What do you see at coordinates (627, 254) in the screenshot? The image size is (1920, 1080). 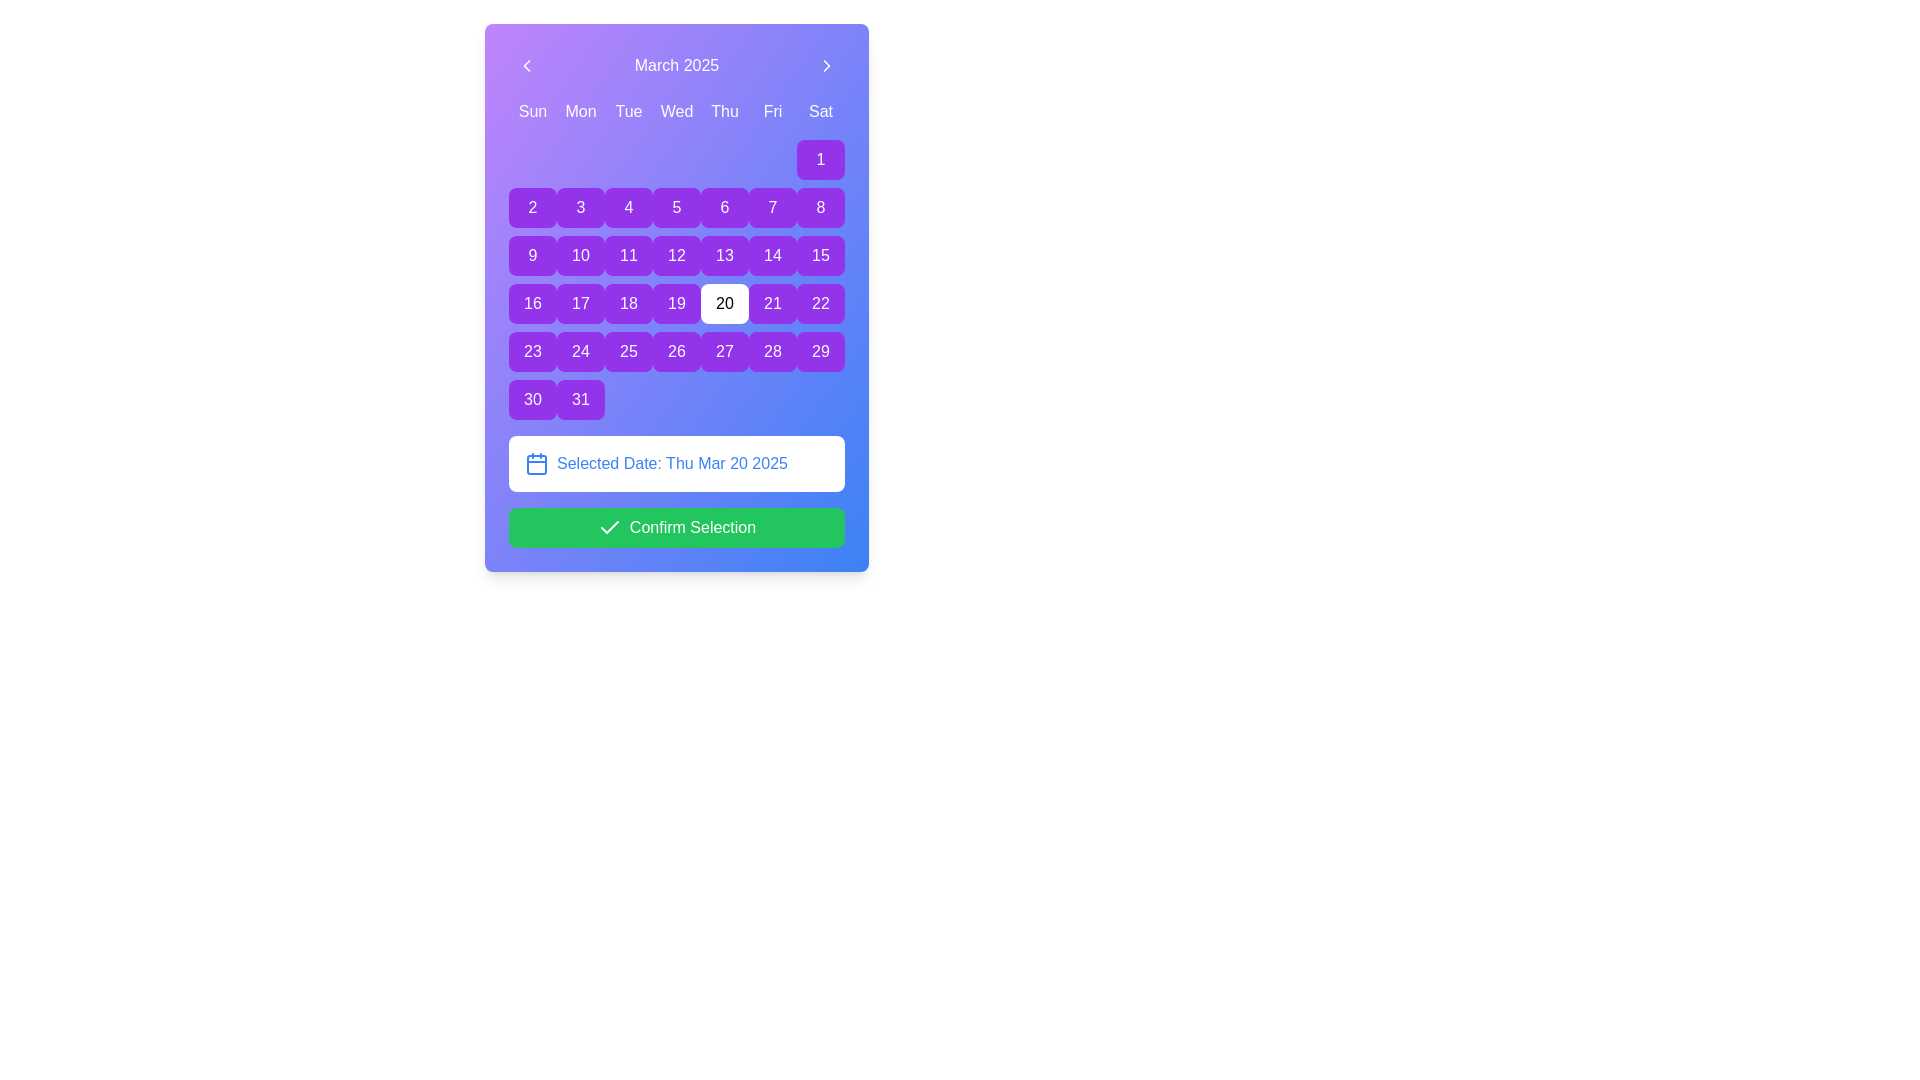 I see `the rectangular button with a purple background and white text displaying '11'` at bounding box center [627, 254].